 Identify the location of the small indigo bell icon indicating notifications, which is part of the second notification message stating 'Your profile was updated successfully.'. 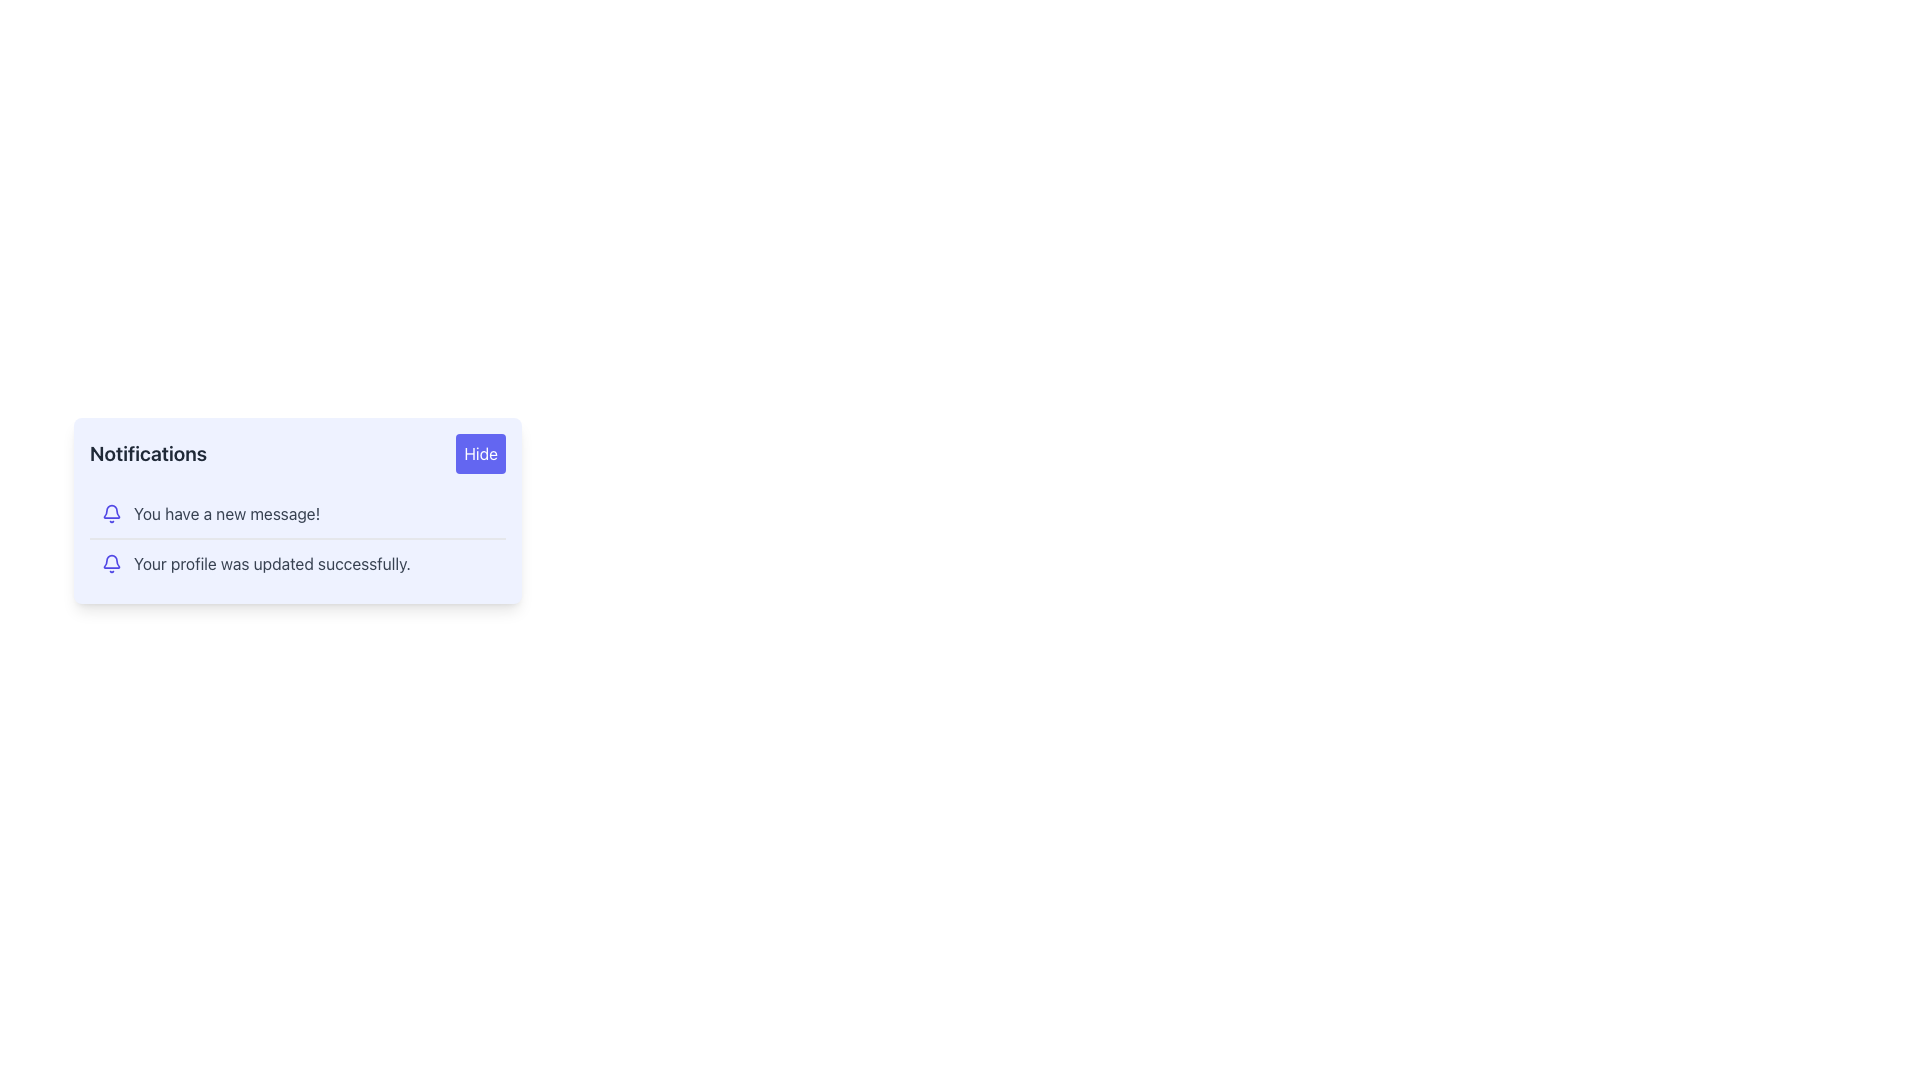
(110, 563).